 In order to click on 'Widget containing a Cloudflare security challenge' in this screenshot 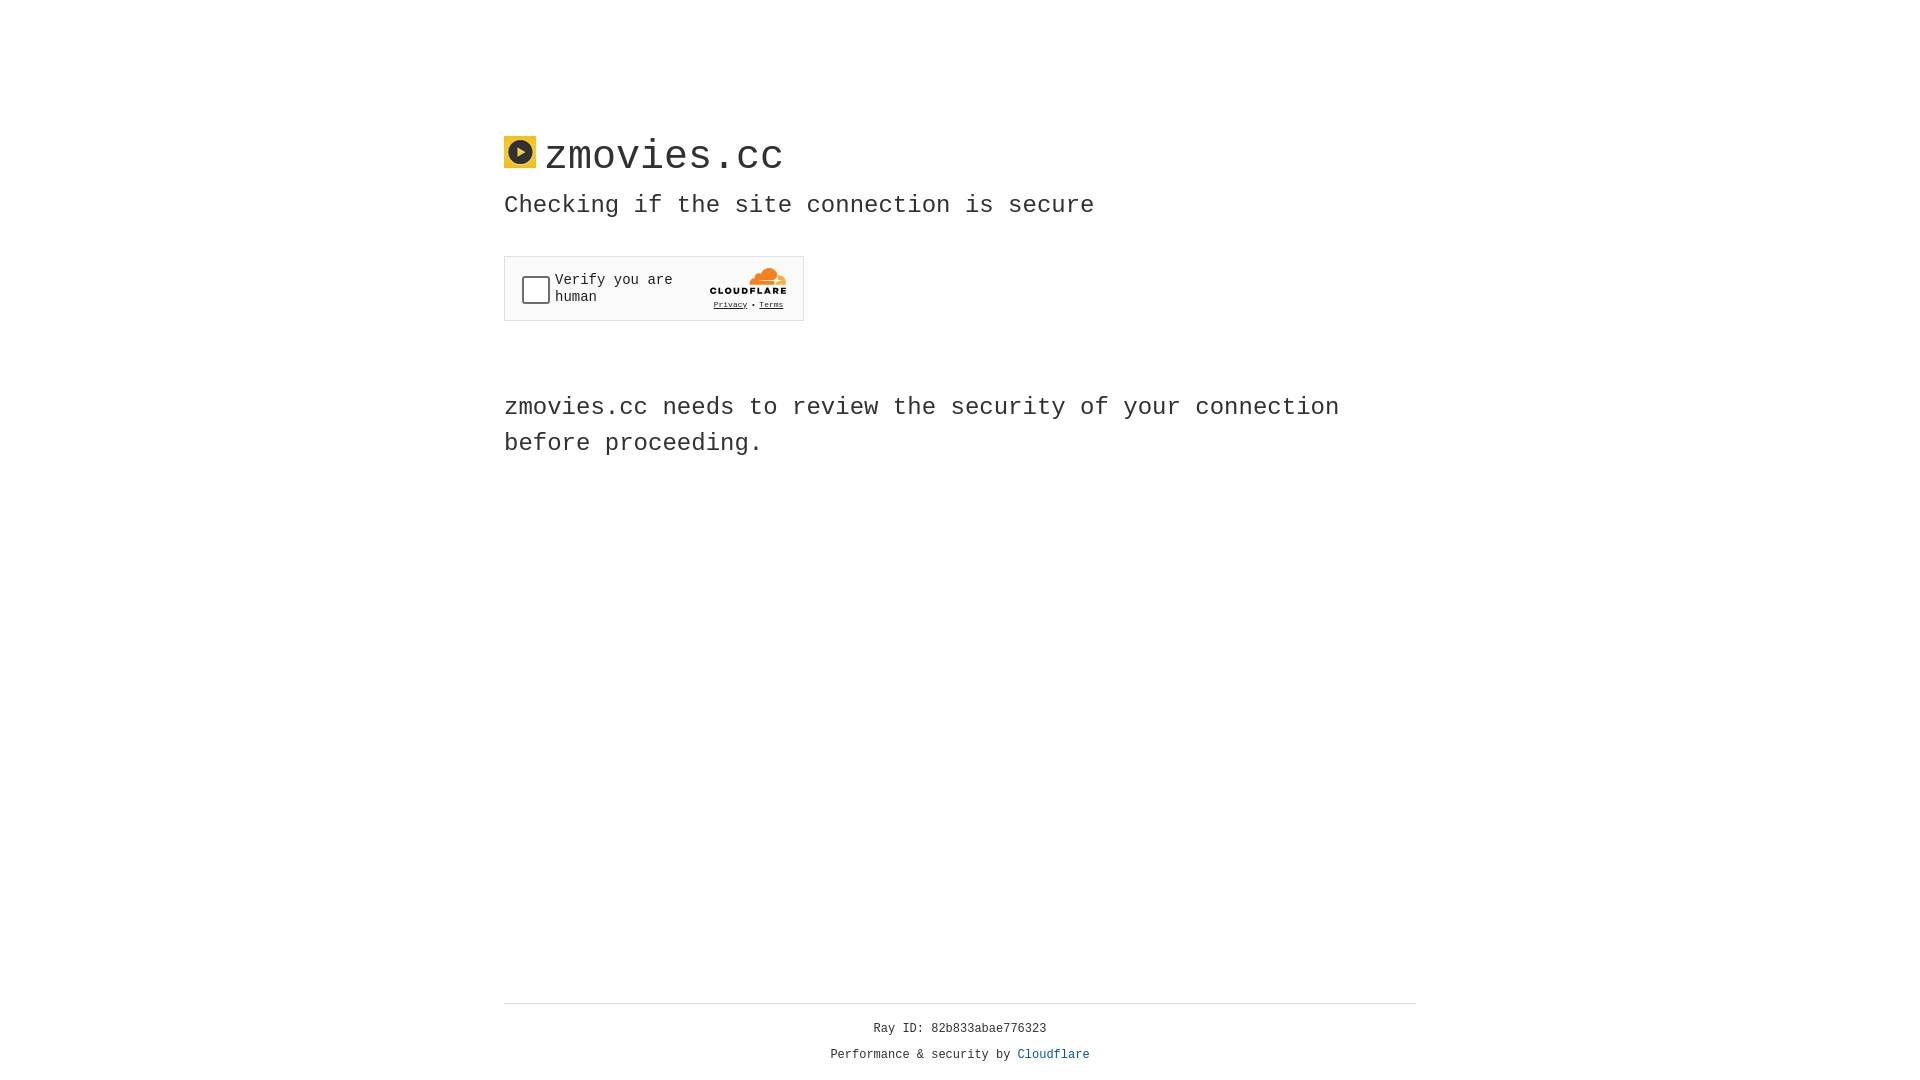, I will do `click(653, 288)`.